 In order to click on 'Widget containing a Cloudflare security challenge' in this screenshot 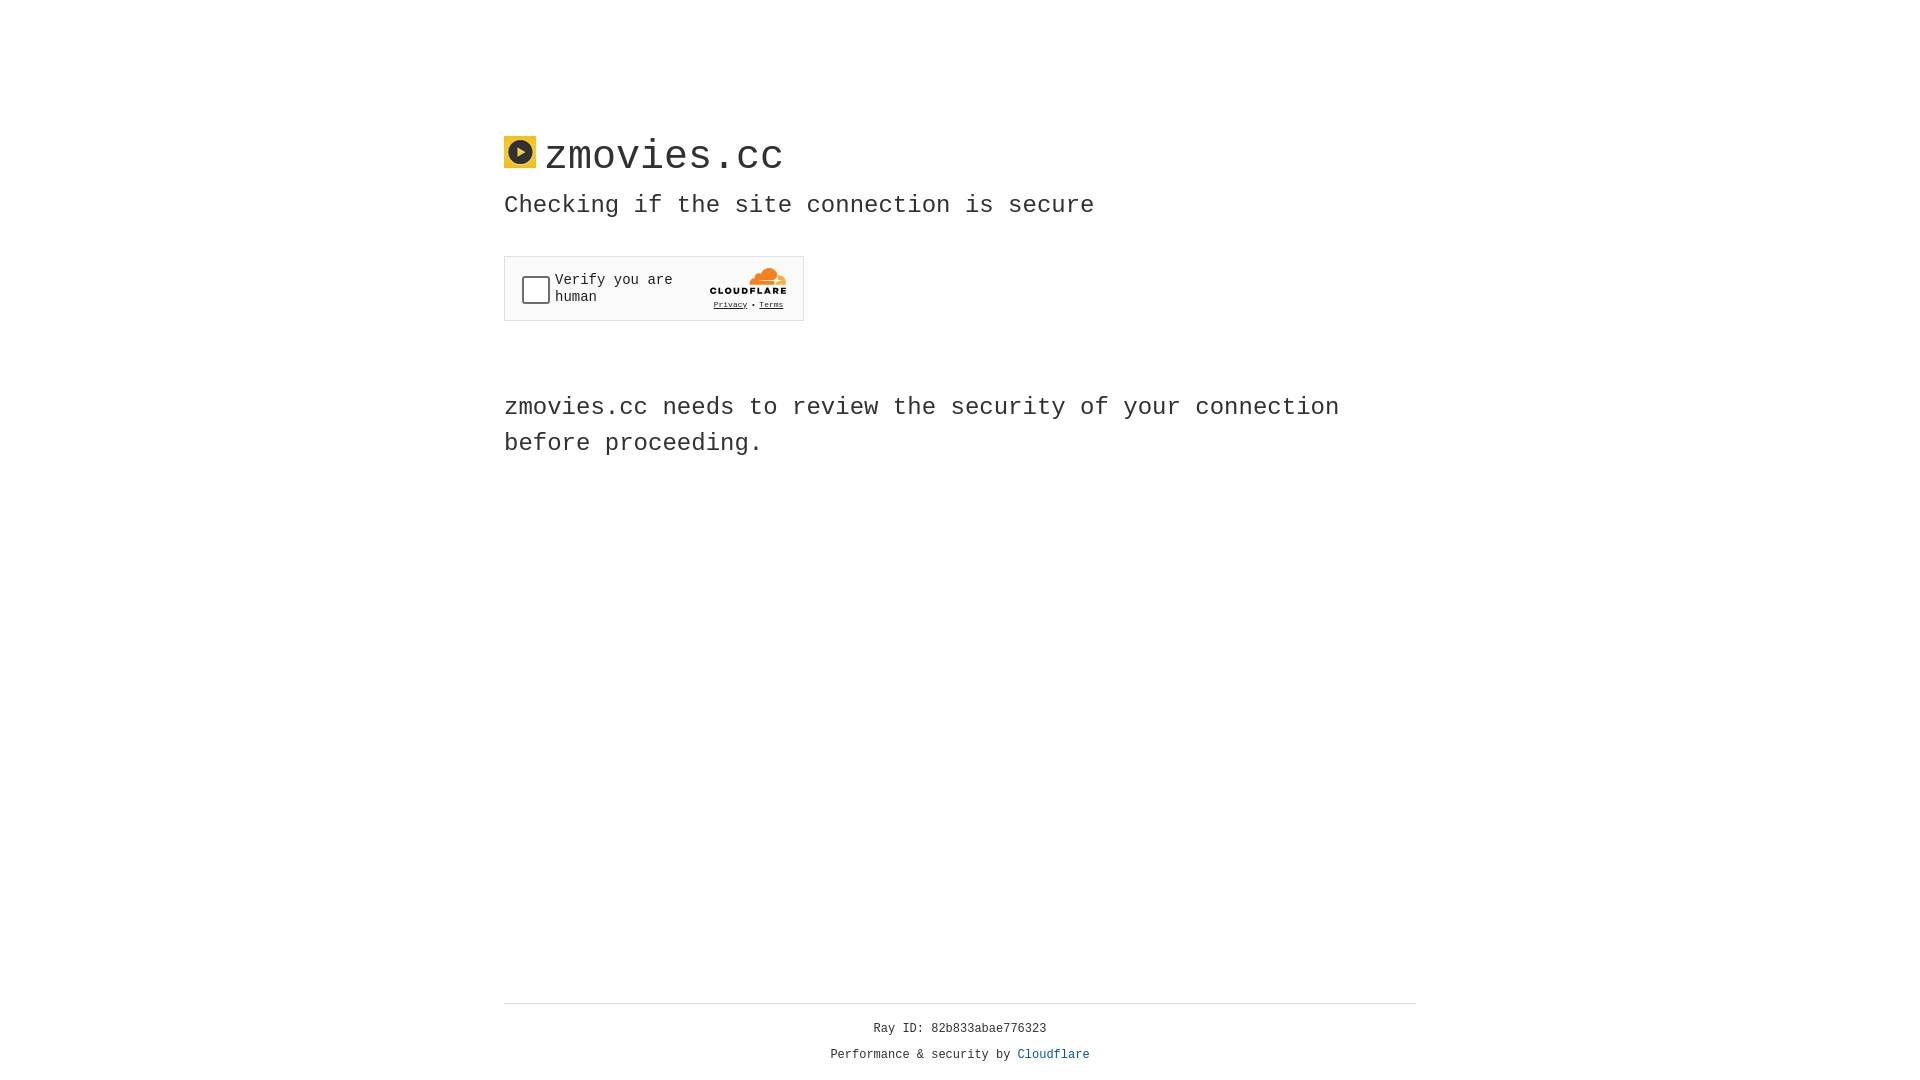, I will do `click(653, 288)`.